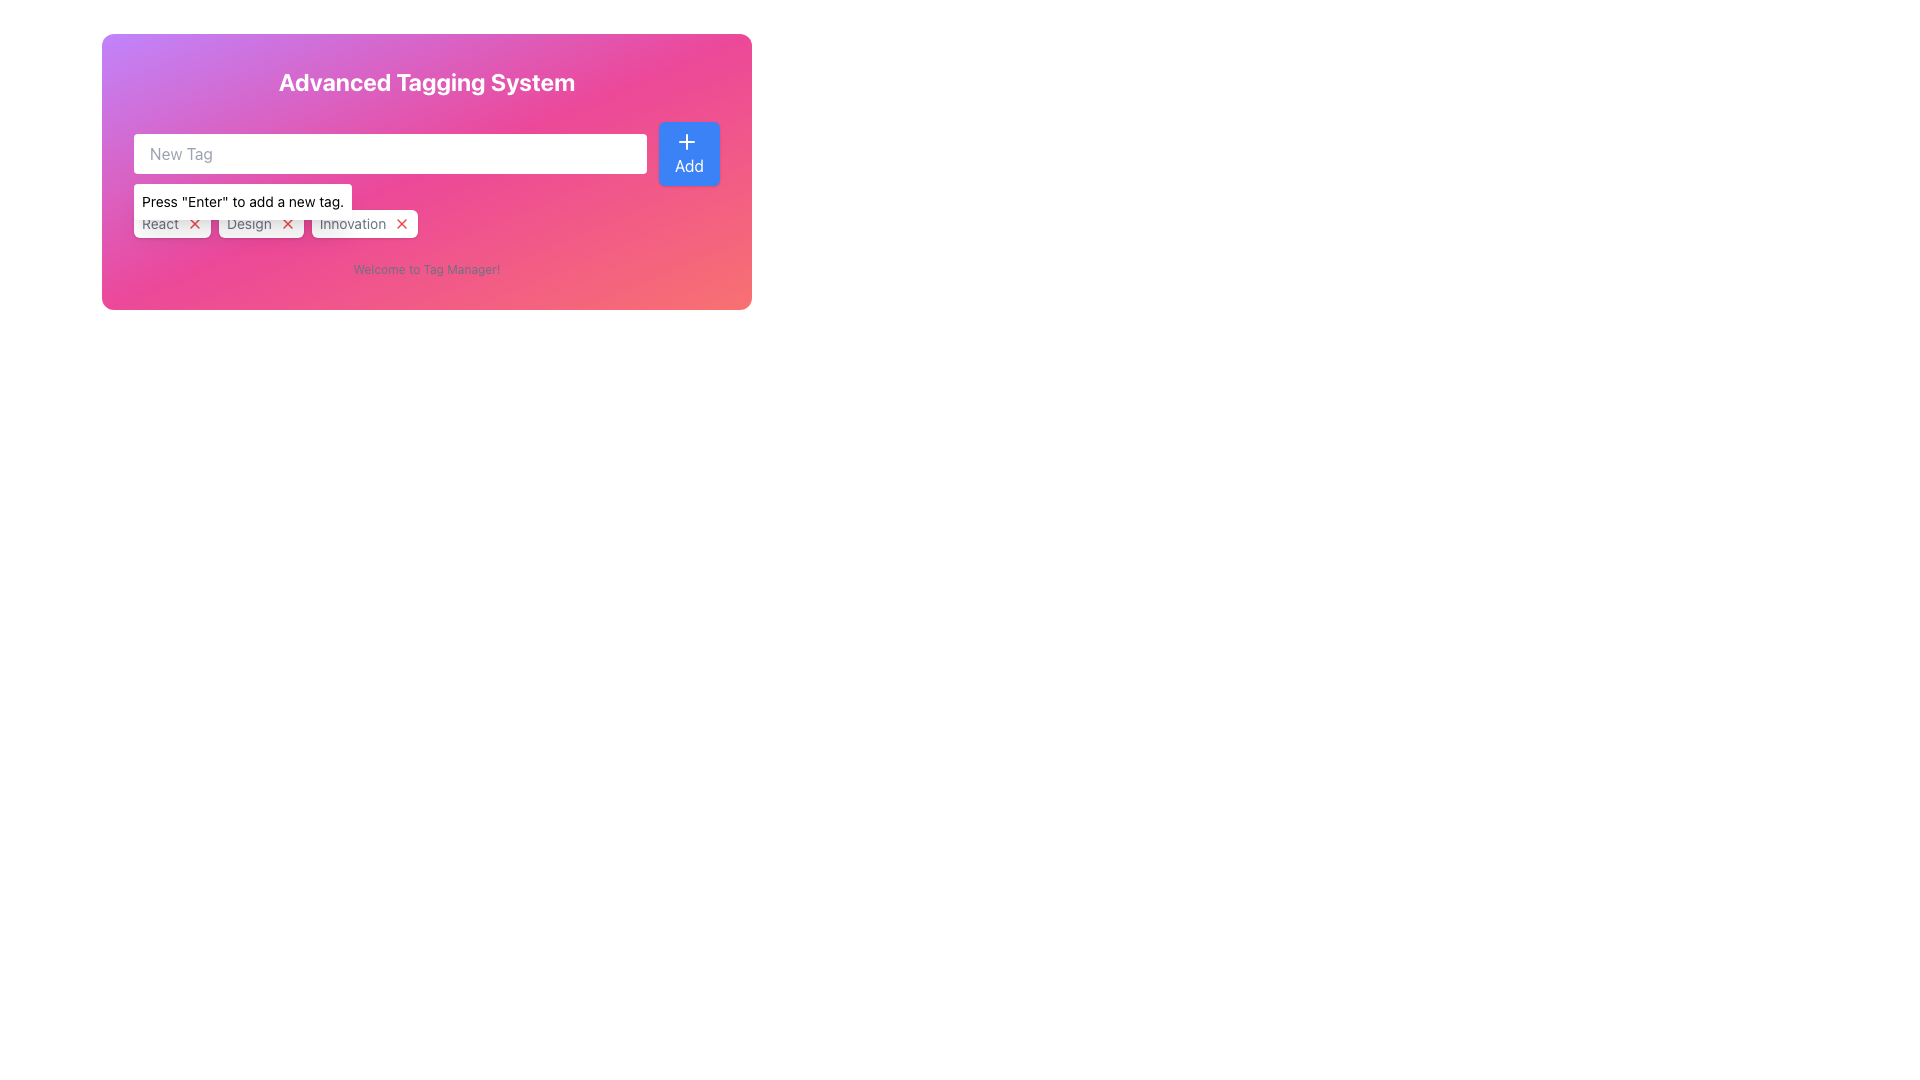 The image size is (1920, 1080). Describe the element at coordinates (172, 223) in the screenshot. I see `the first interactive tag labeled 'React' which has a removable feature indicated by a small red 'X' icon` at that location.